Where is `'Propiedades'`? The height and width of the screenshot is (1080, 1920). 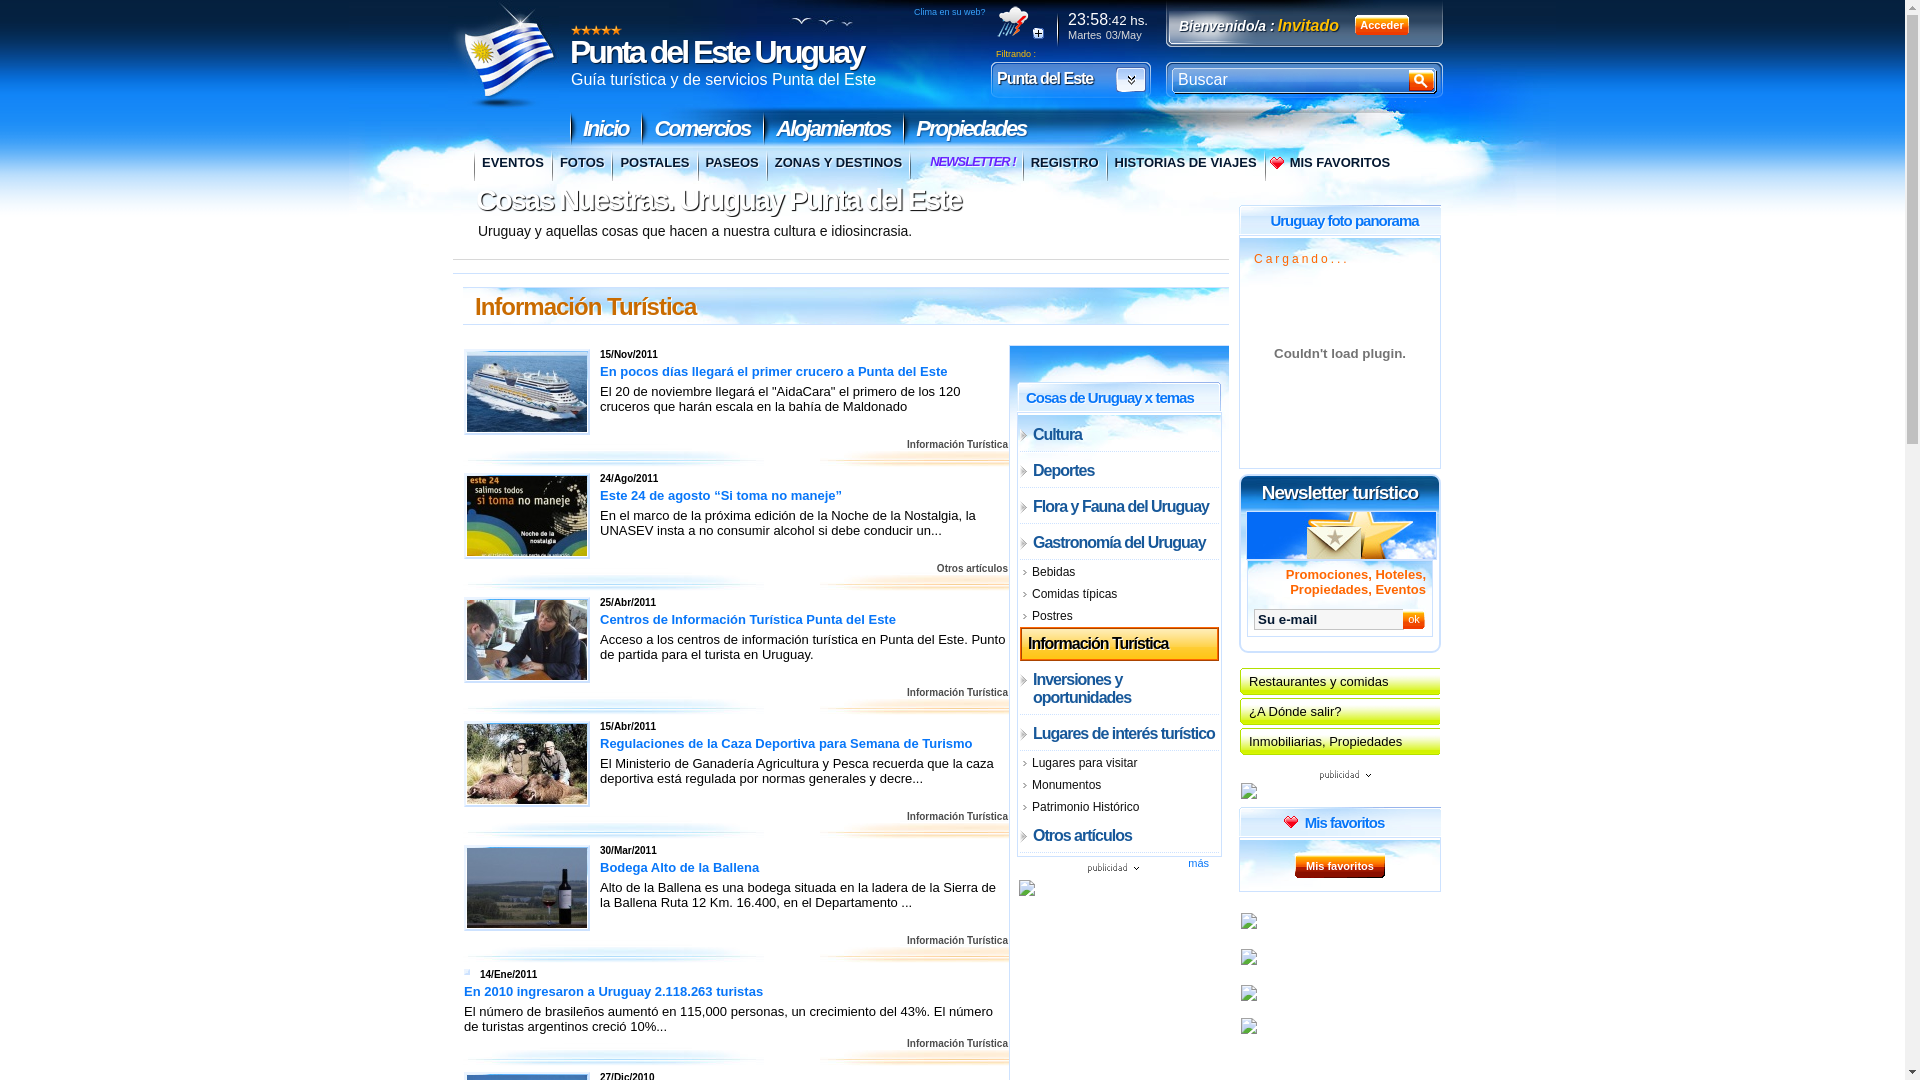
'Propiedades' is located at coordinates (970, 128).